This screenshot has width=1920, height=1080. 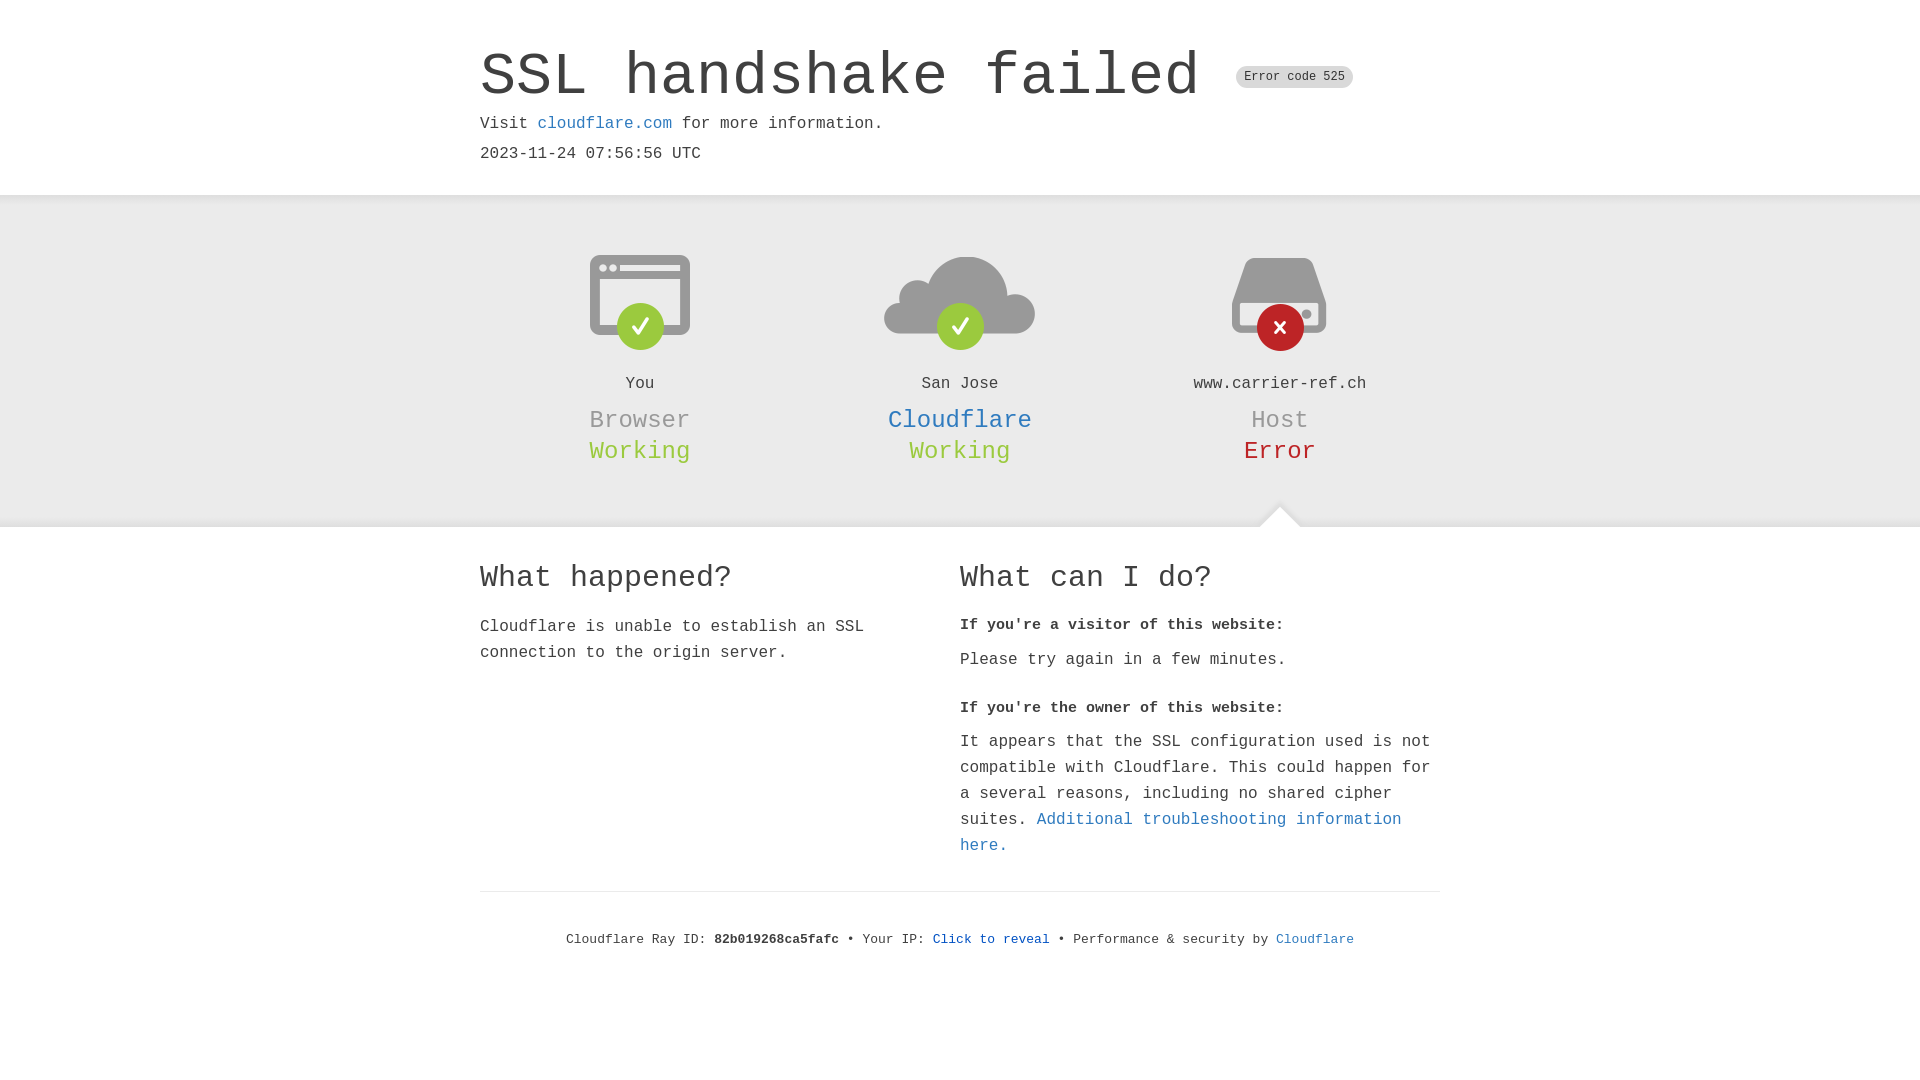 I want to click on 'Additional troubleshooting information here.', so click(x=1180, y=833).